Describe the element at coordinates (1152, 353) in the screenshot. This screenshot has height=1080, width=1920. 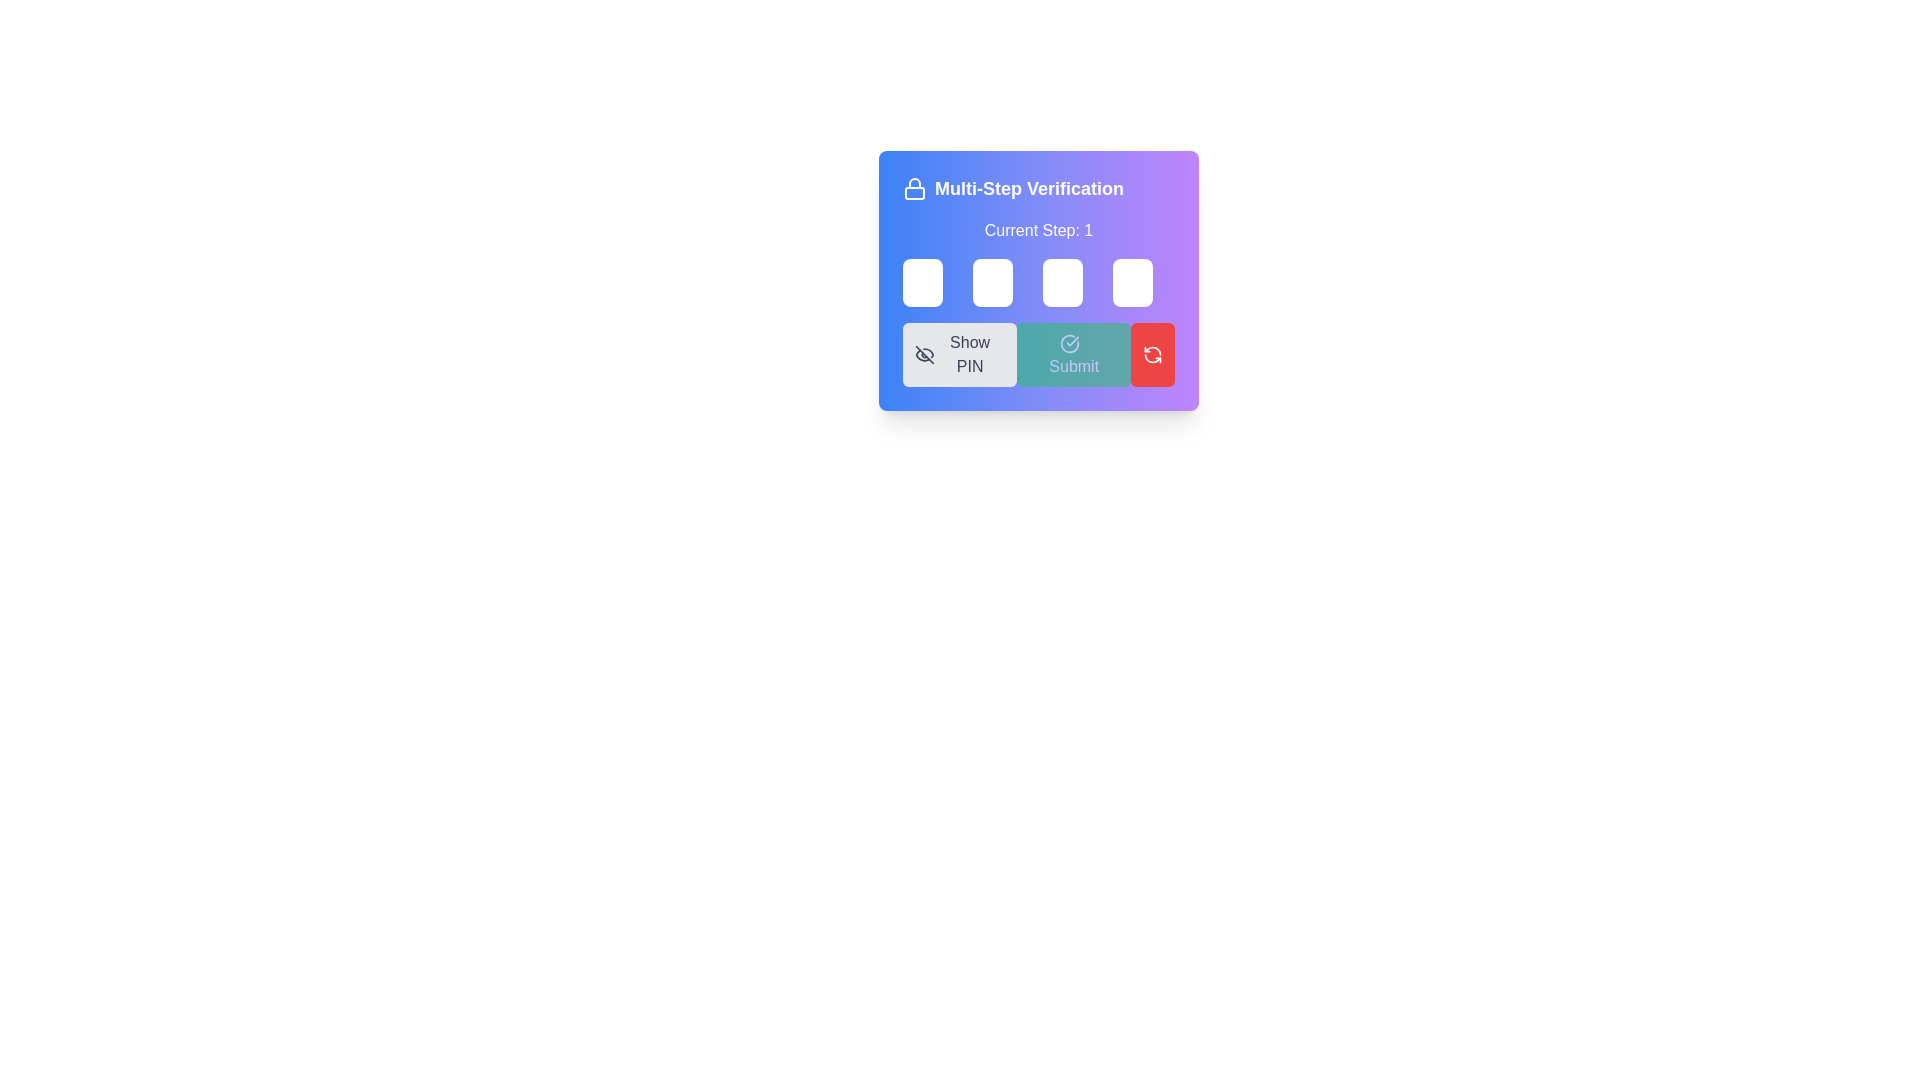
I see `the circular refresh icon button with a red background and white arrows located at the bottom-right corner of the 'Multi-Step Verification' card` at that location.